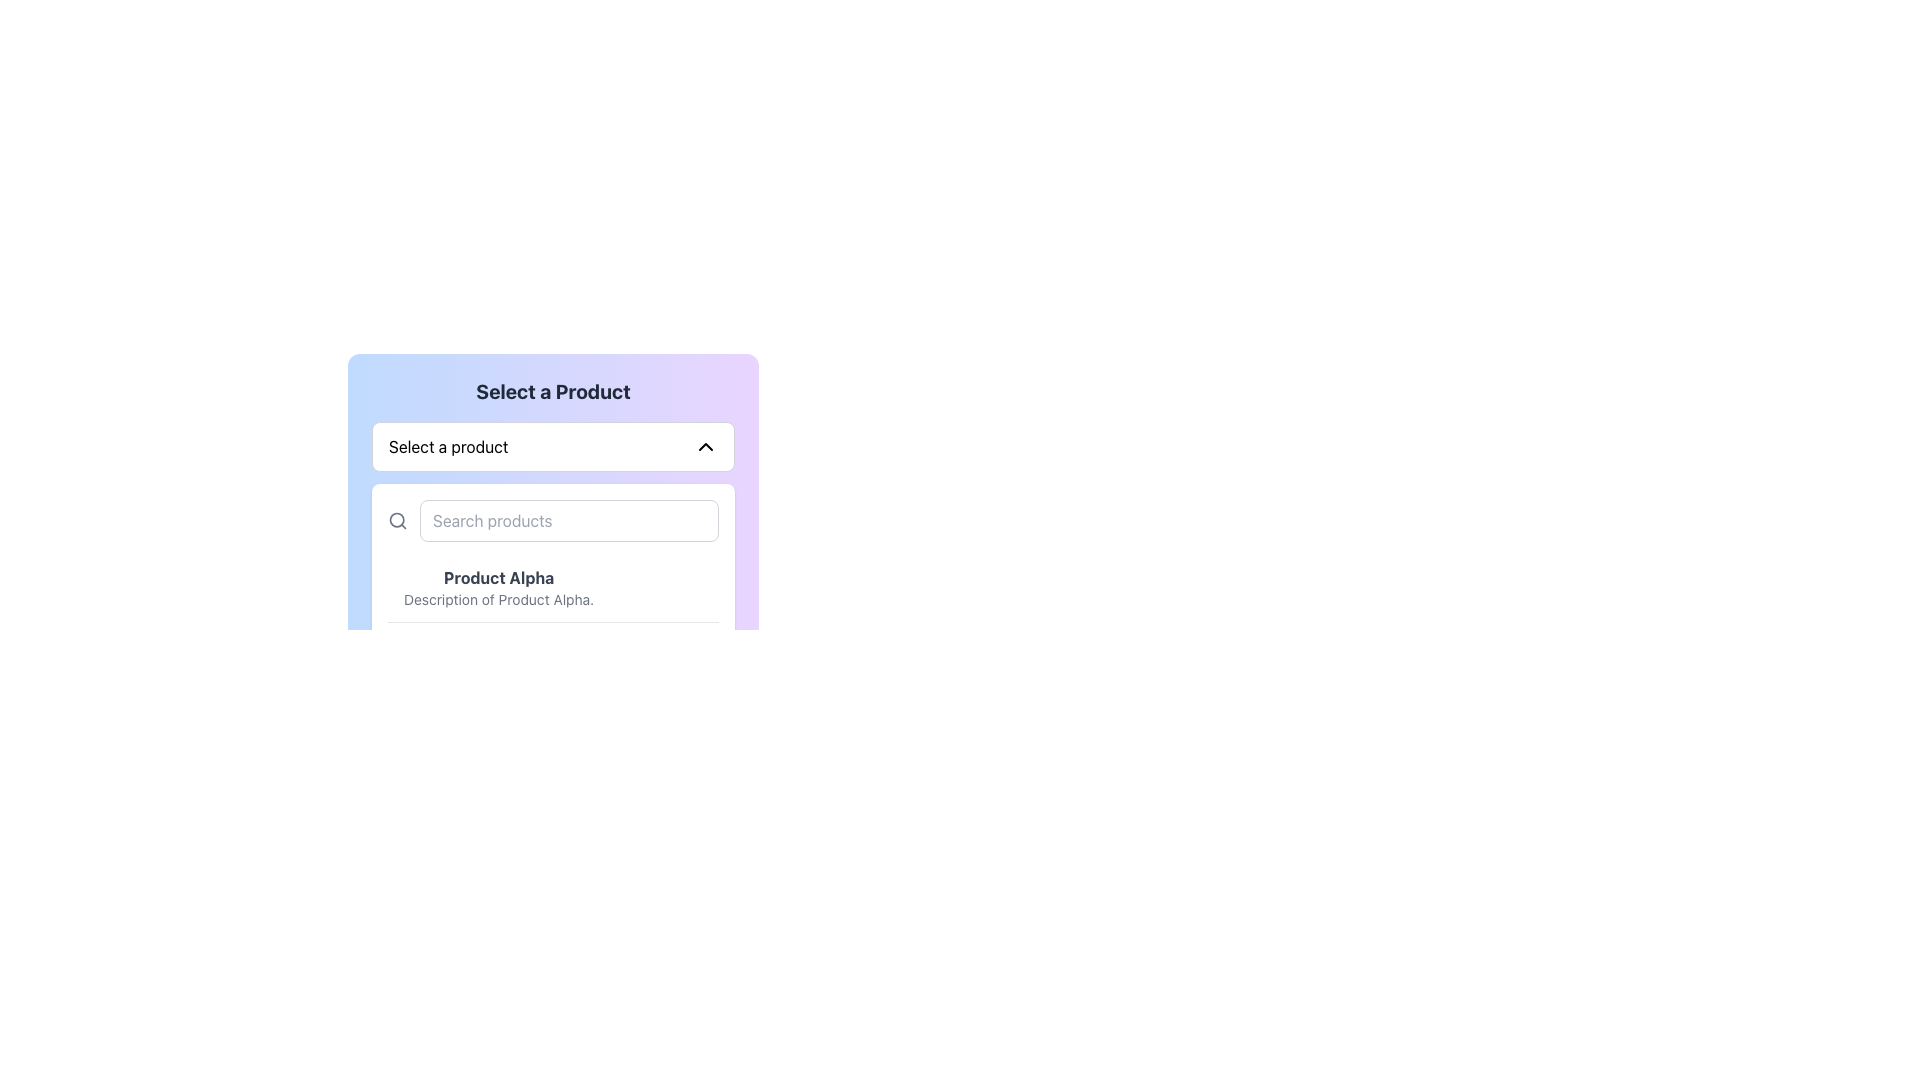  I want to click on the first list item displaying 'Product Alpha', so click(553, 587).